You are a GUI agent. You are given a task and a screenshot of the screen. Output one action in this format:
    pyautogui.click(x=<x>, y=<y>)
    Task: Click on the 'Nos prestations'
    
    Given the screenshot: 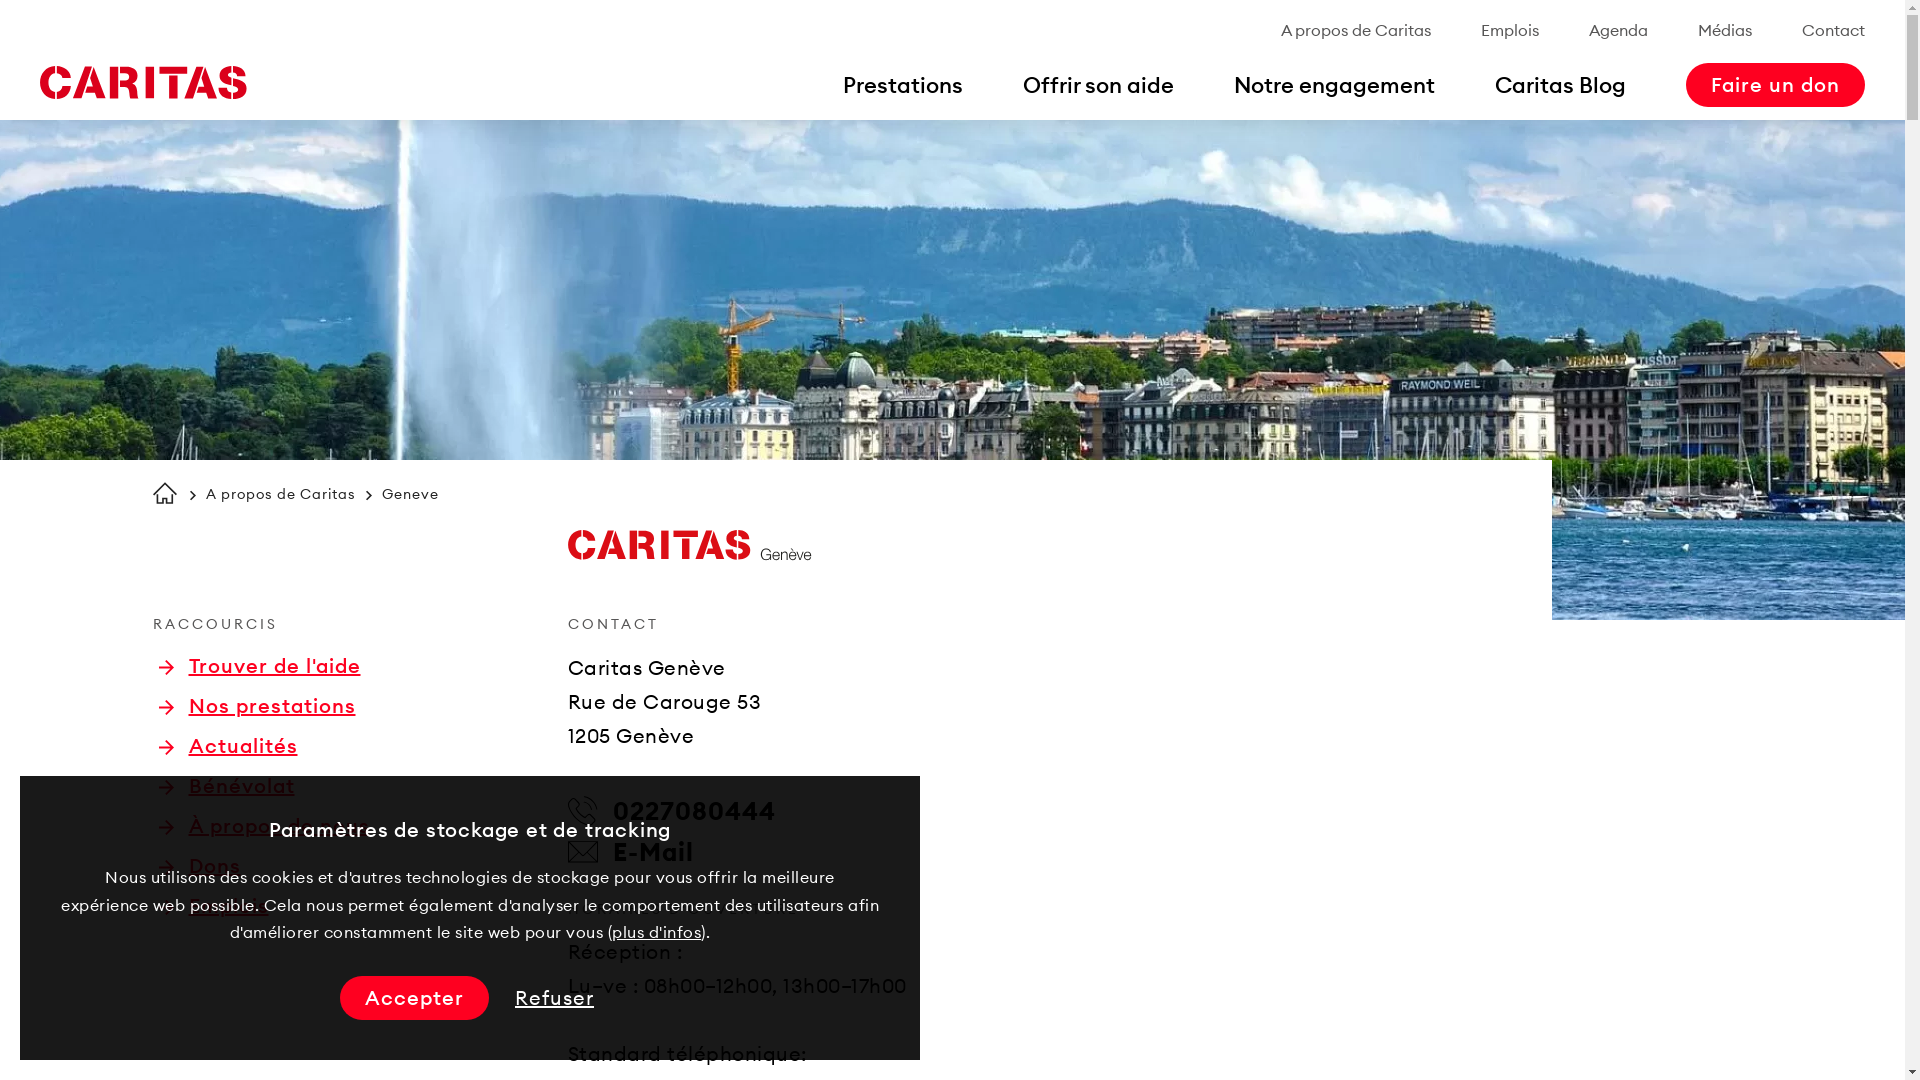 What is the action you would take?
    pyautogui.click(x=255, y=704)
    